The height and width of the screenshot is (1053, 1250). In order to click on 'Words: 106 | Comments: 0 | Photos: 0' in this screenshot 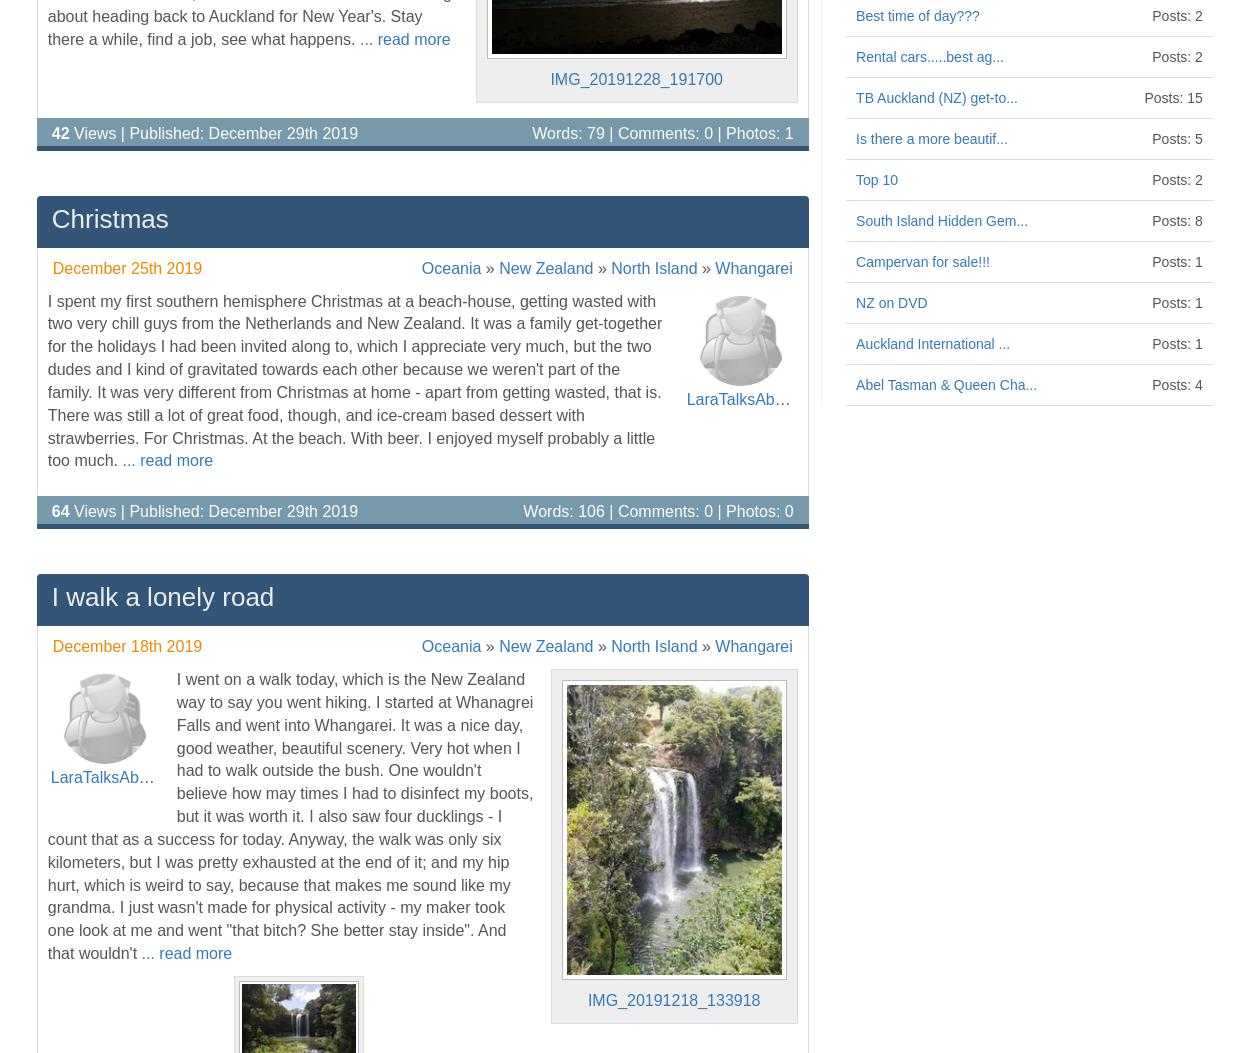, I will do `click(523, 511)`.